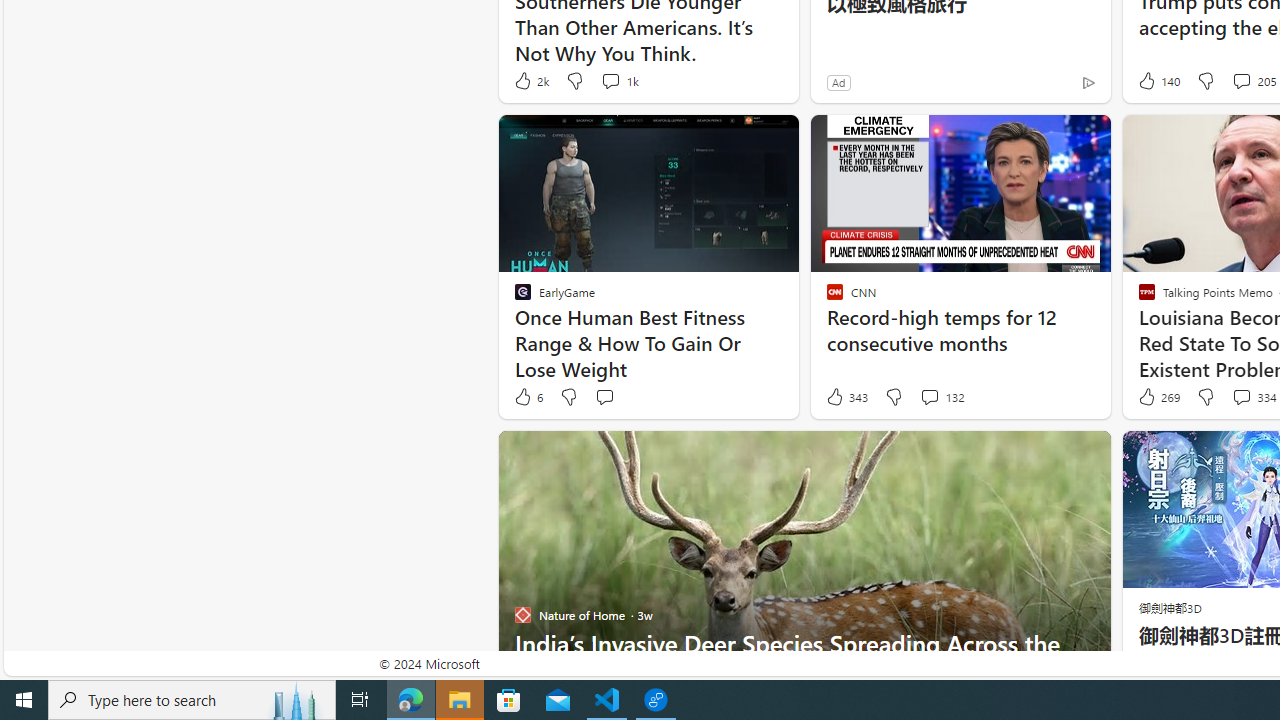  What do you see at coordinates (527, 397) in the screenshot?
I see `'6 Like'` at bounding box center [527, 397].